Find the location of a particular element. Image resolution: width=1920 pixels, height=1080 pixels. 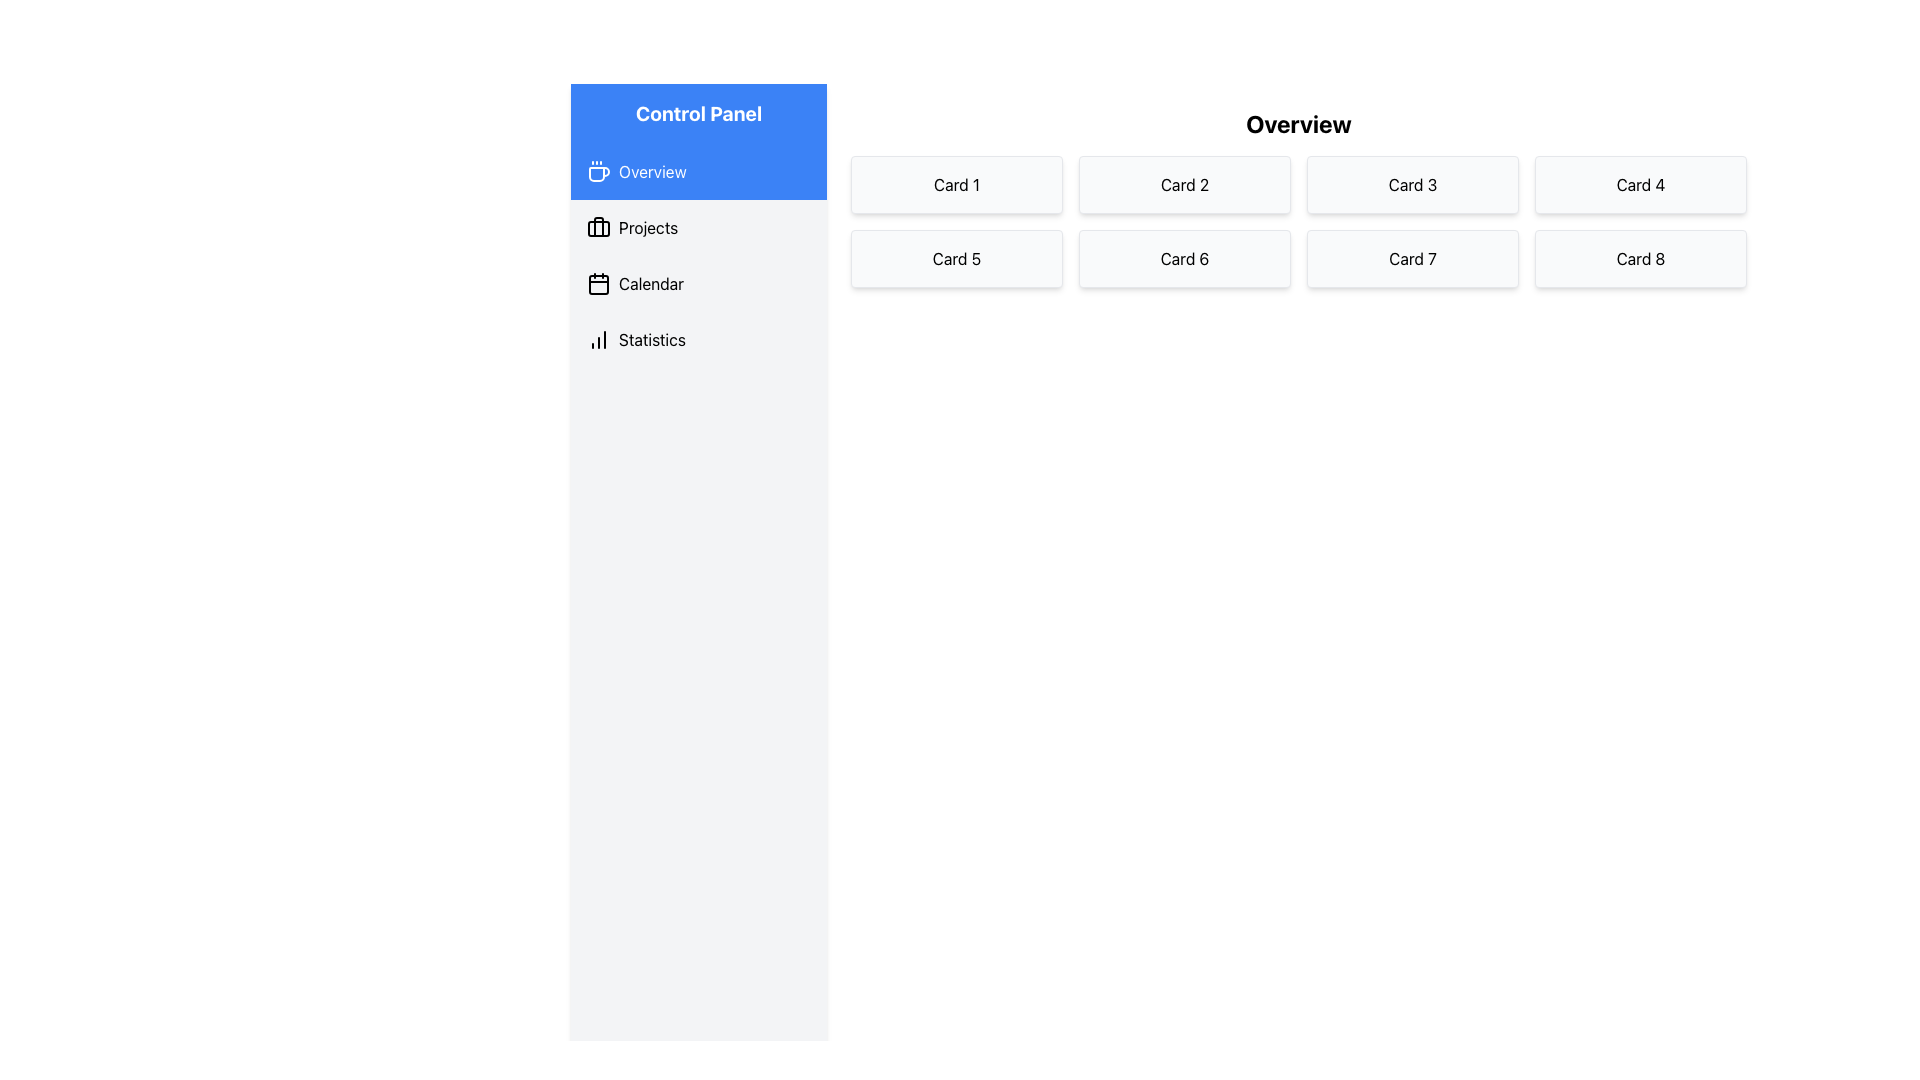

the calendar icon located in the vertical navigation menu, which is the third item below 'Overview' and 'Projects' is located at coordinates (598, 284).